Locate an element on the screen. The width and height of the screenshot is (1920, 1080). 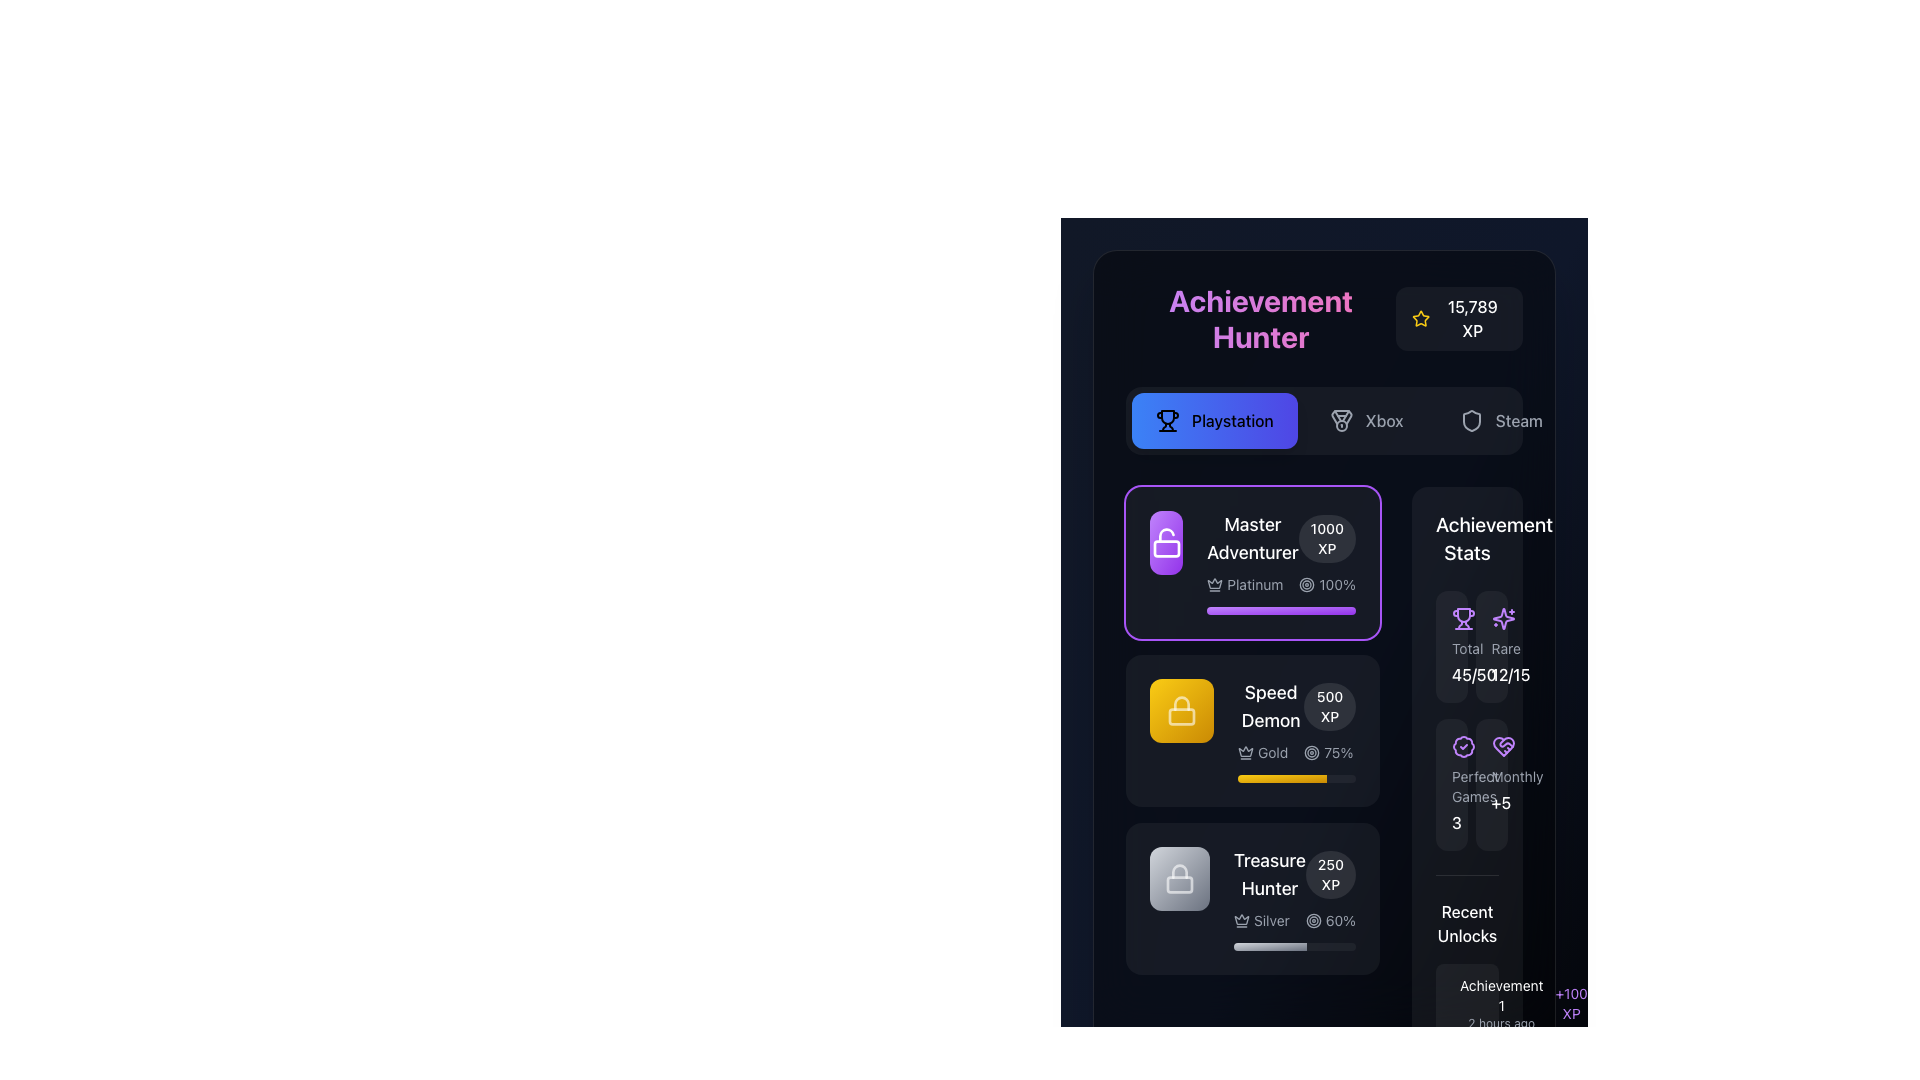
the non-interactive lock icon with an open shackle design, which is styled in white against a purple gradient circular background, located within the 'Master Adventurer' achievements box is located at coordinates (1166, 543).